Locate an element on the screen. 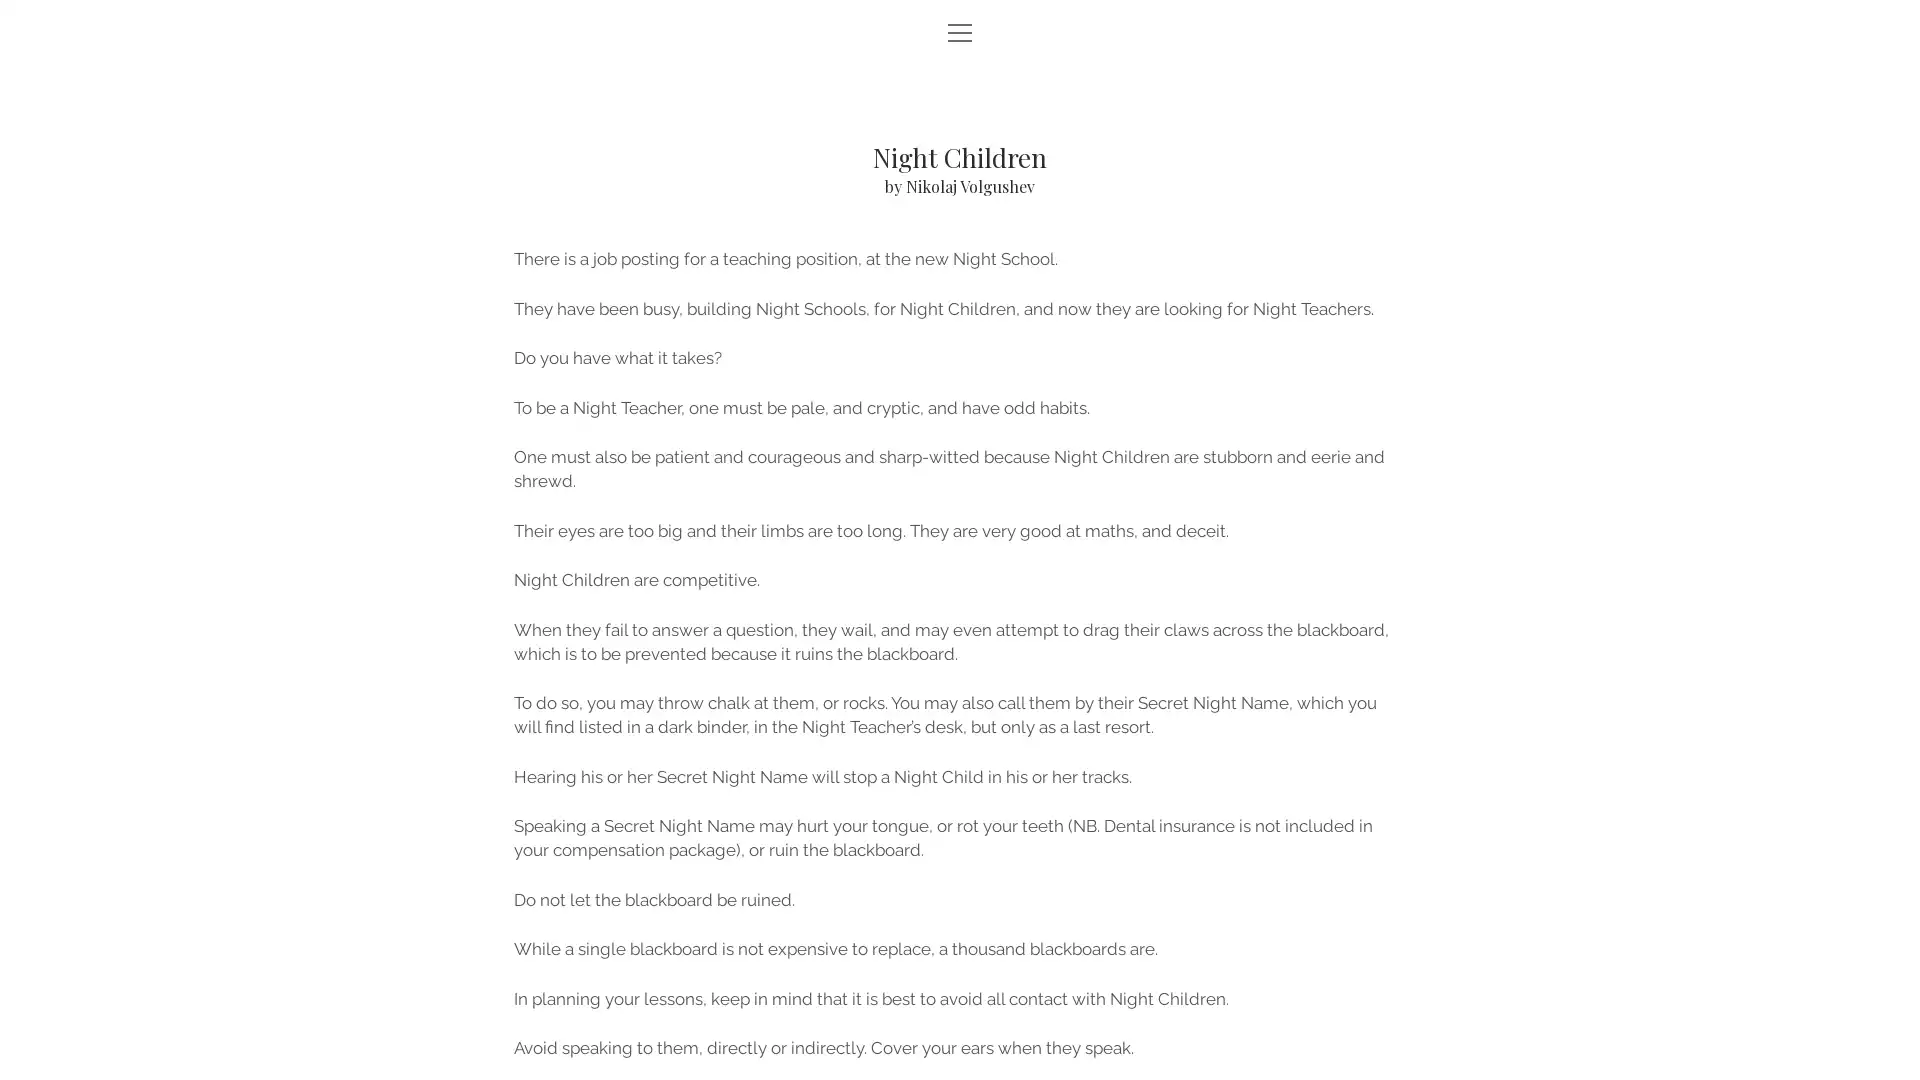 Image resolution: width=1920 pixels, height=1080 pixels. open menu is located at coordinates (960, 34).